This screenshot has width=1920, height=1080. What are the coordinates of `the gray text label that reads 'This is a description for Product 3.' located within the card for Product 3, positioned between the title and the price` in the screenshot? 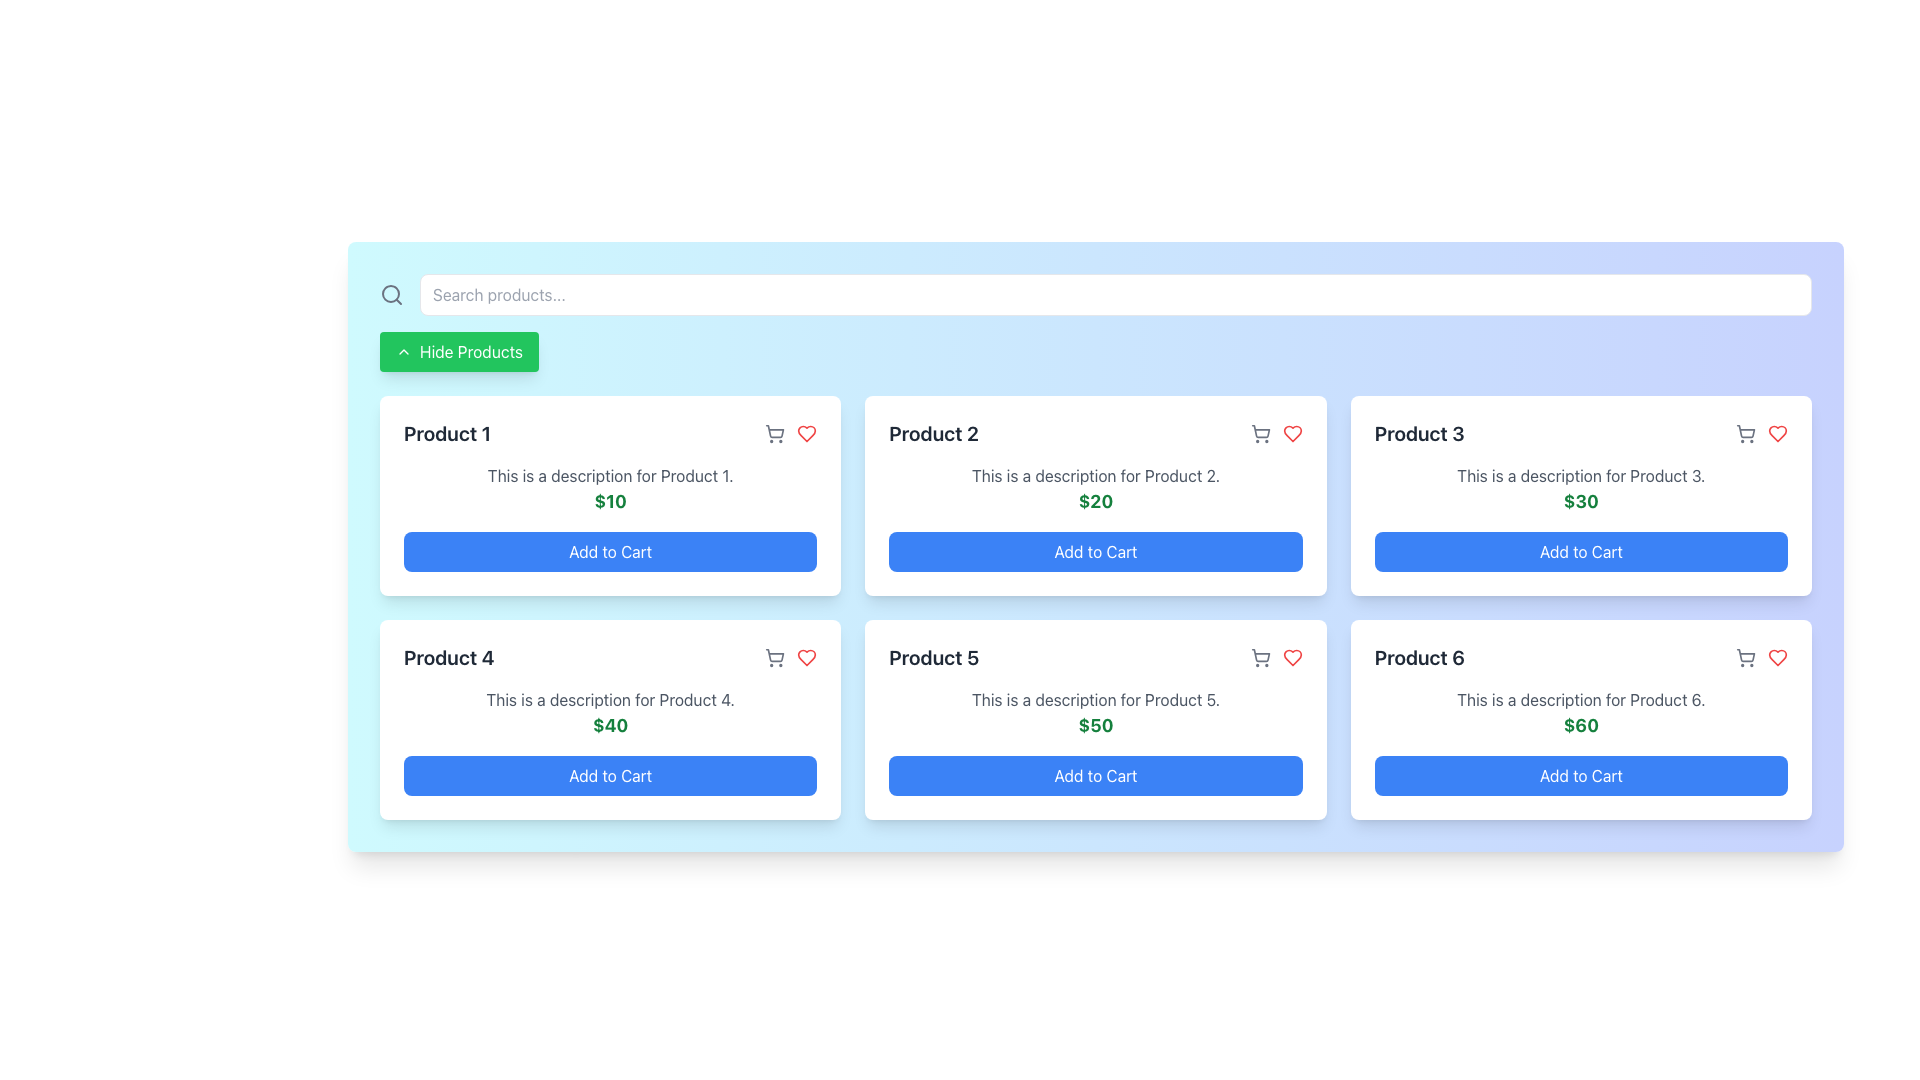 It's located at (1580, 475).